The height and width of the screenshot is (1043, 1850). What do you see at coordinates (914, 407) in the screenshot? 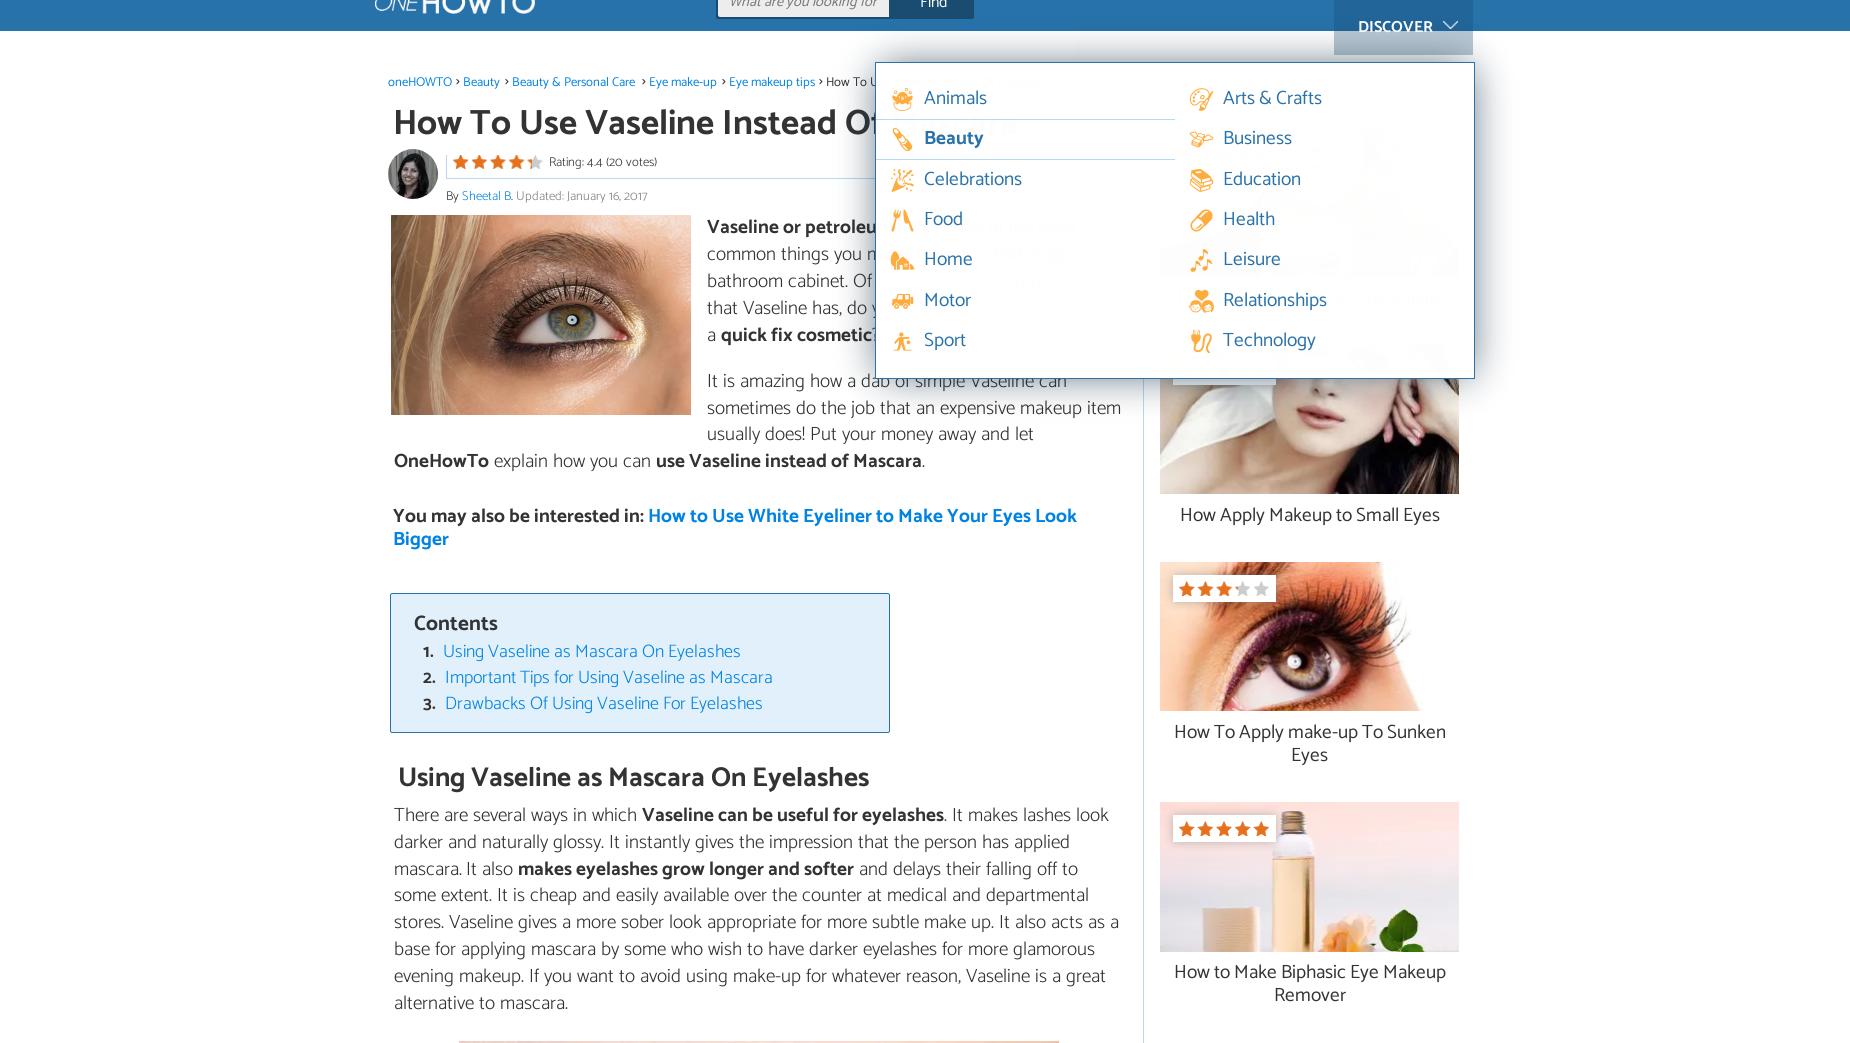
I see `'It is amazing how a dab of simple Vaseline can sometimes do the job that an expensive makeup item usually does! Put your money away and let'` at bounding box center [914, 407].